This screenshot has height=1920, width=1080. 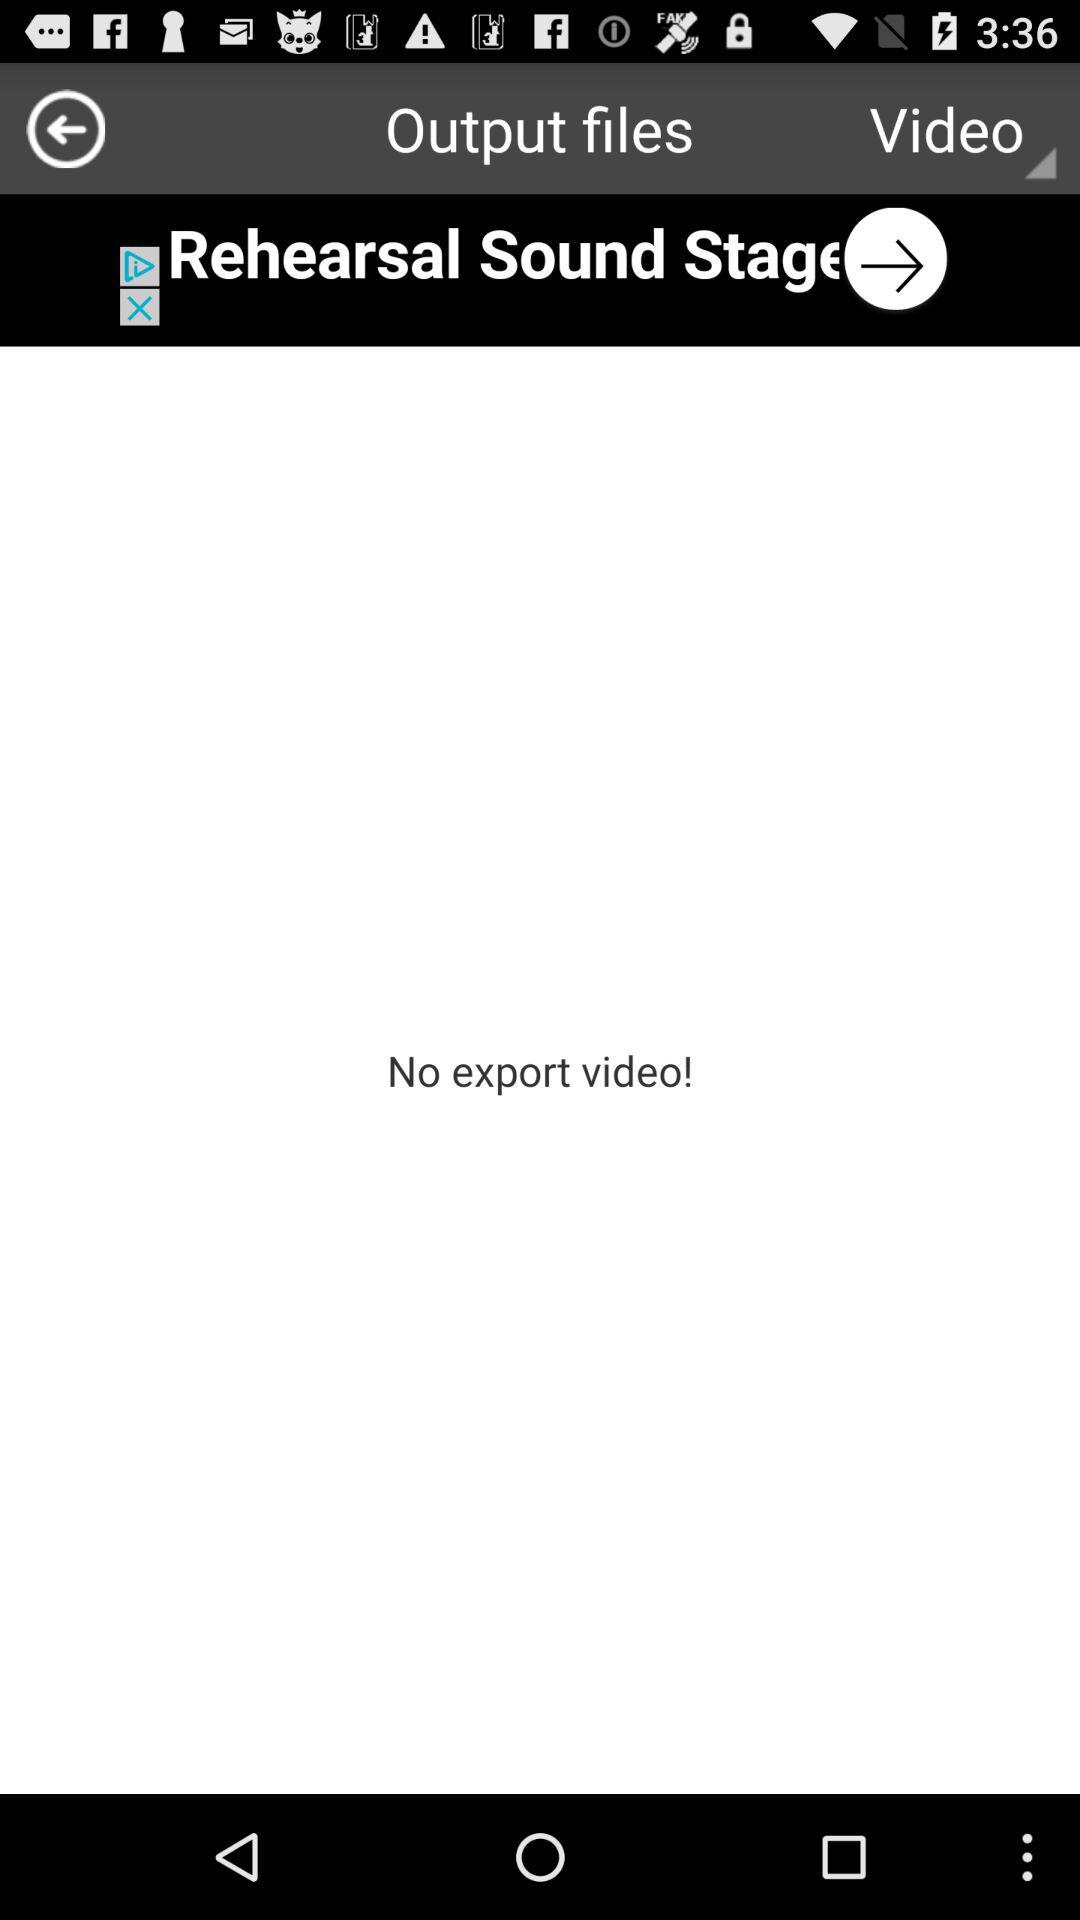 I want to click on the arrow_backward icon, so click(x=64, y=136).